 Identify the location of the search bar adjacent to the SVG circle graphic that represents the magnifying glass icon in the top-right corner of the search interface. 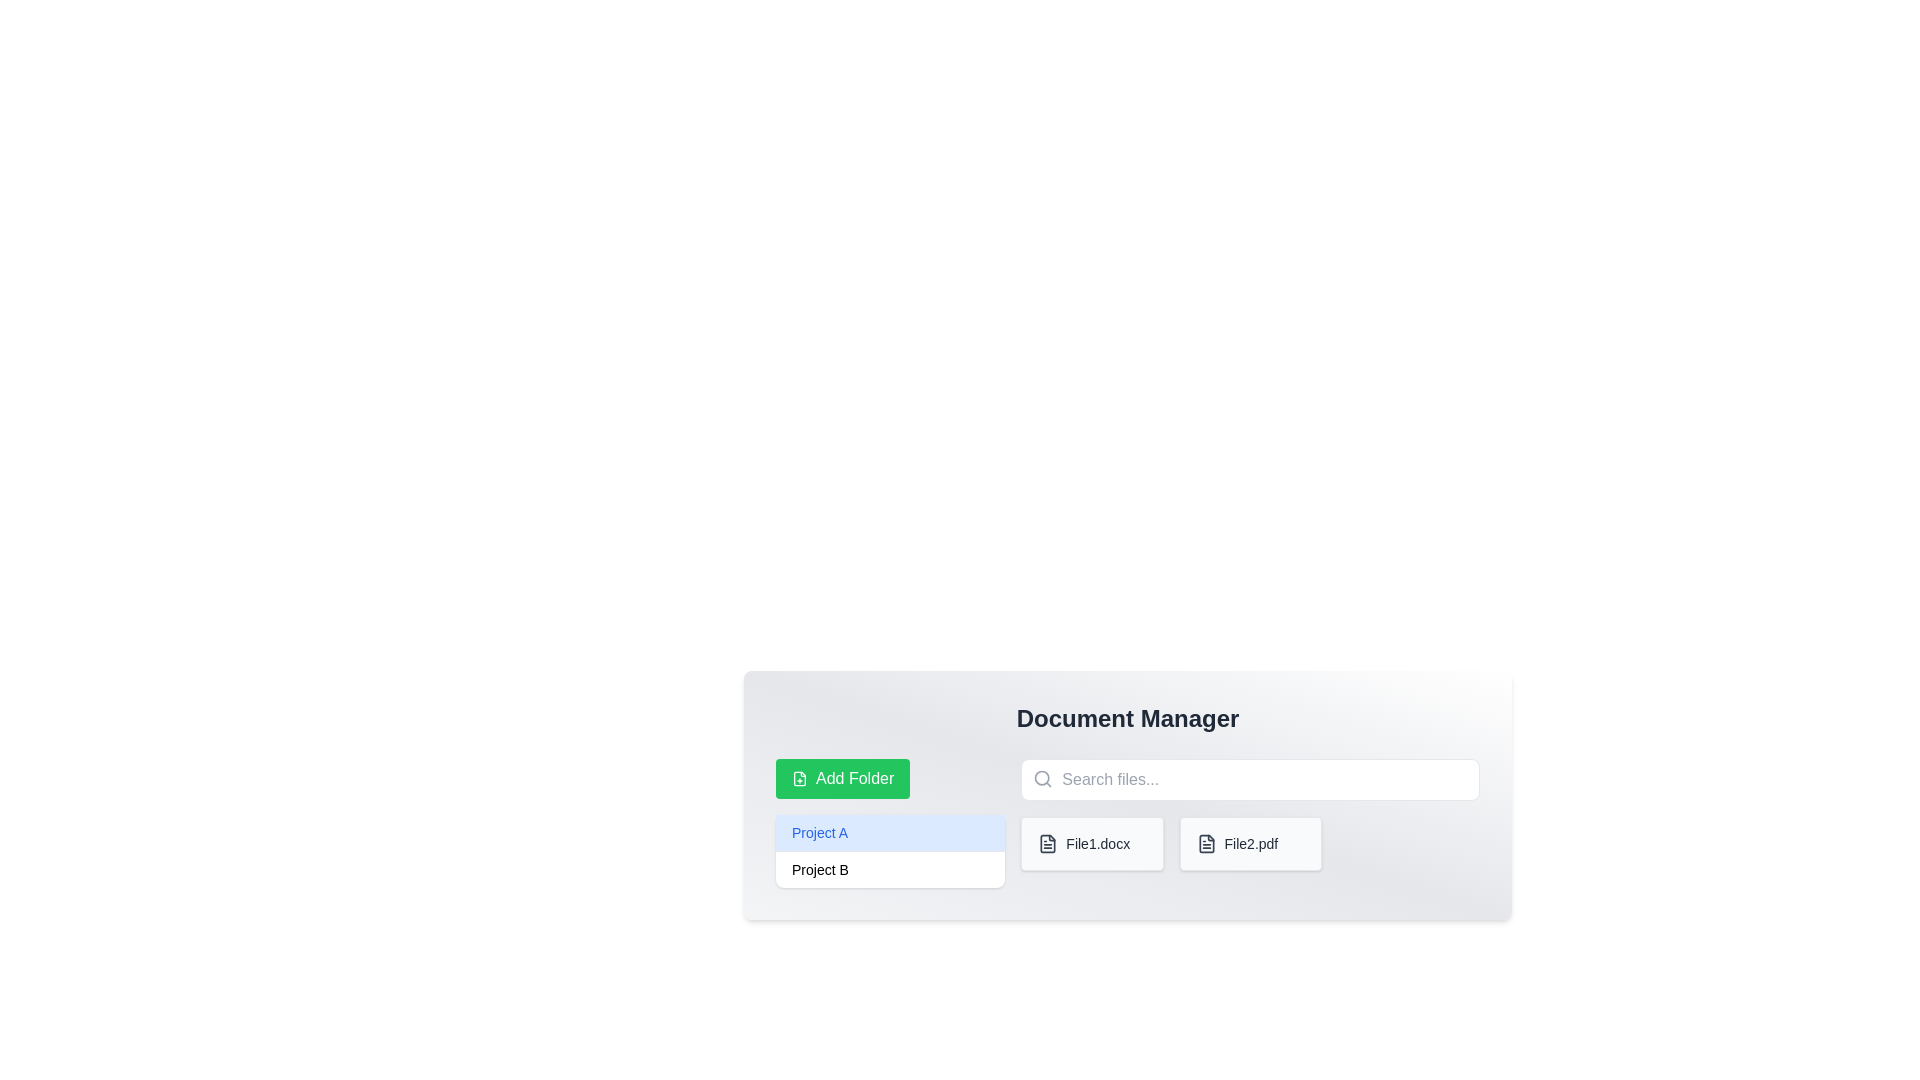
(1041, 777).